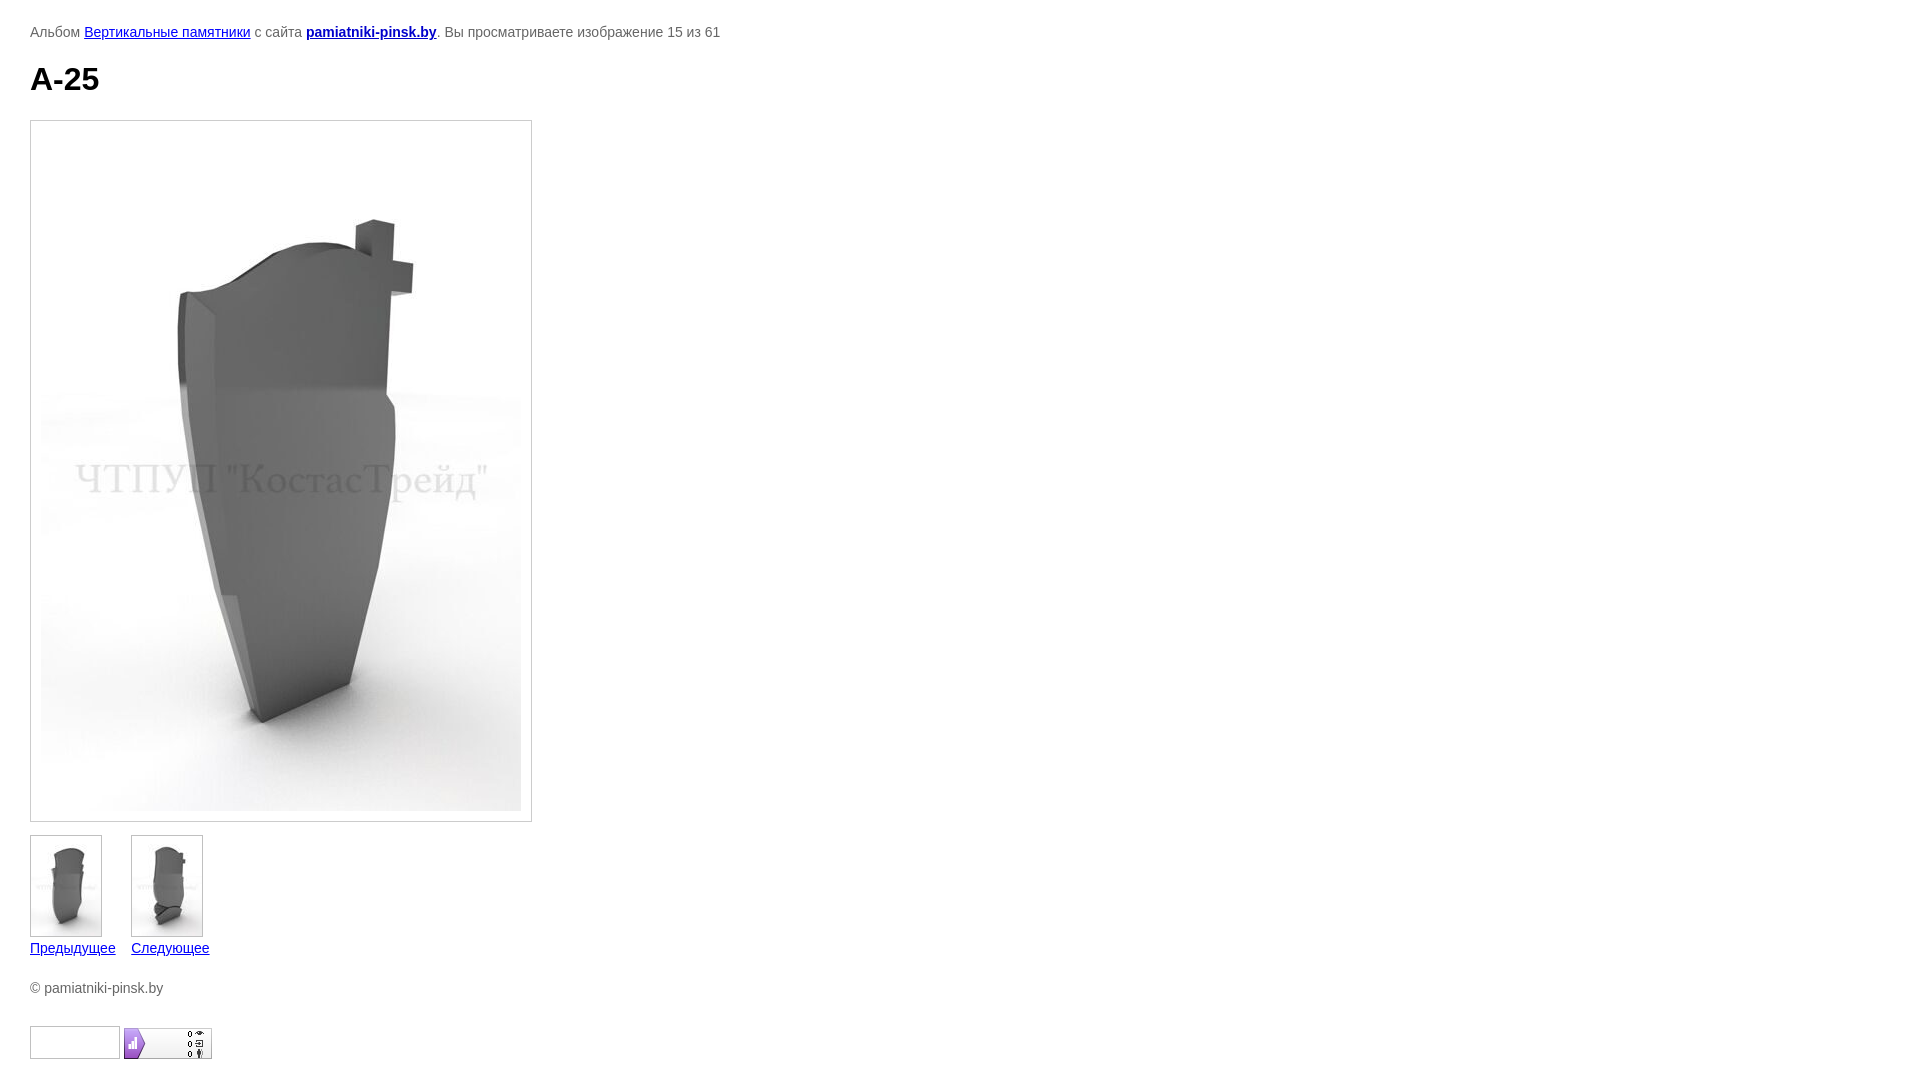  Describe the element at coordinates (305, 31) in the screenshot. I see `'pamiatniki-pinsk.by'` at that location.